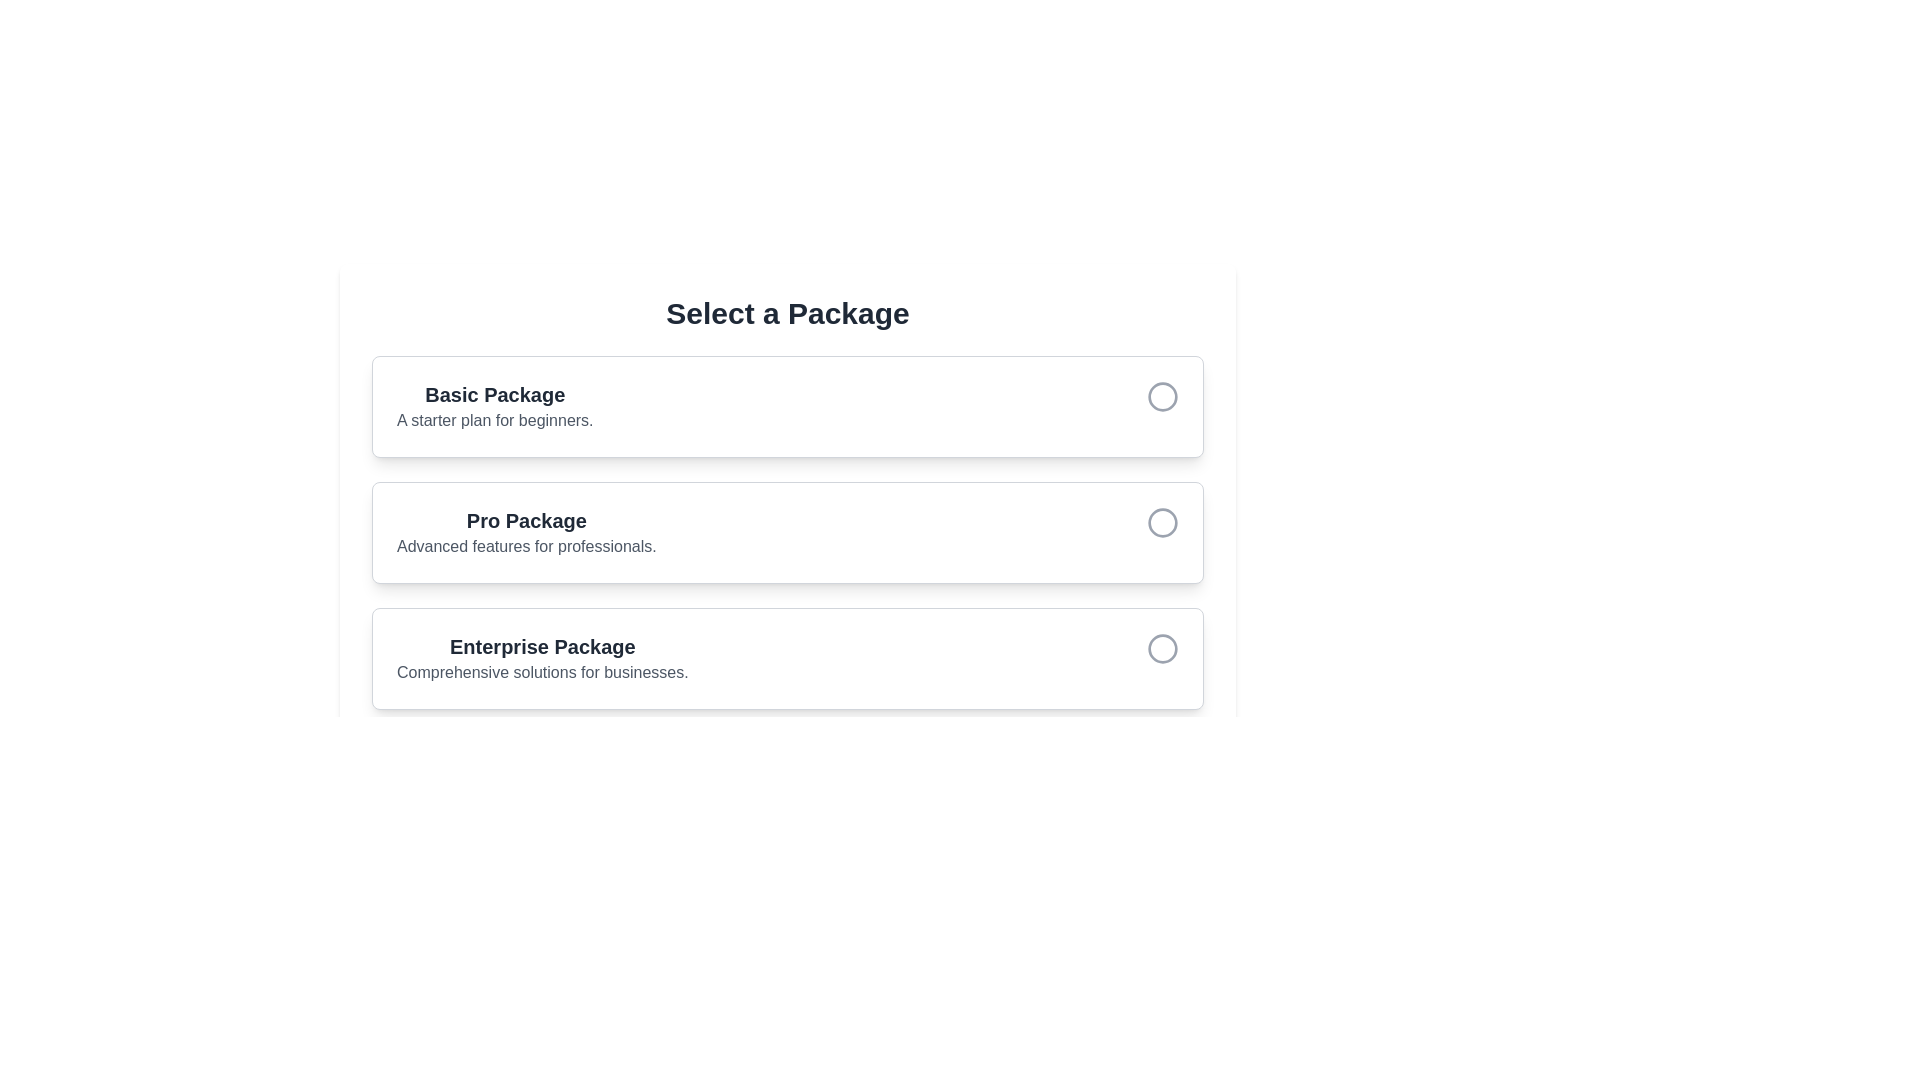 This screenshot has width=1920, height=1080. What do you see at coordinates (786, 406) in the screenshot?
I see `the radio button on the 'Basic Package' selectable option card, which is the first card in the vertical stack of three options` at bounding box center [786, 406].